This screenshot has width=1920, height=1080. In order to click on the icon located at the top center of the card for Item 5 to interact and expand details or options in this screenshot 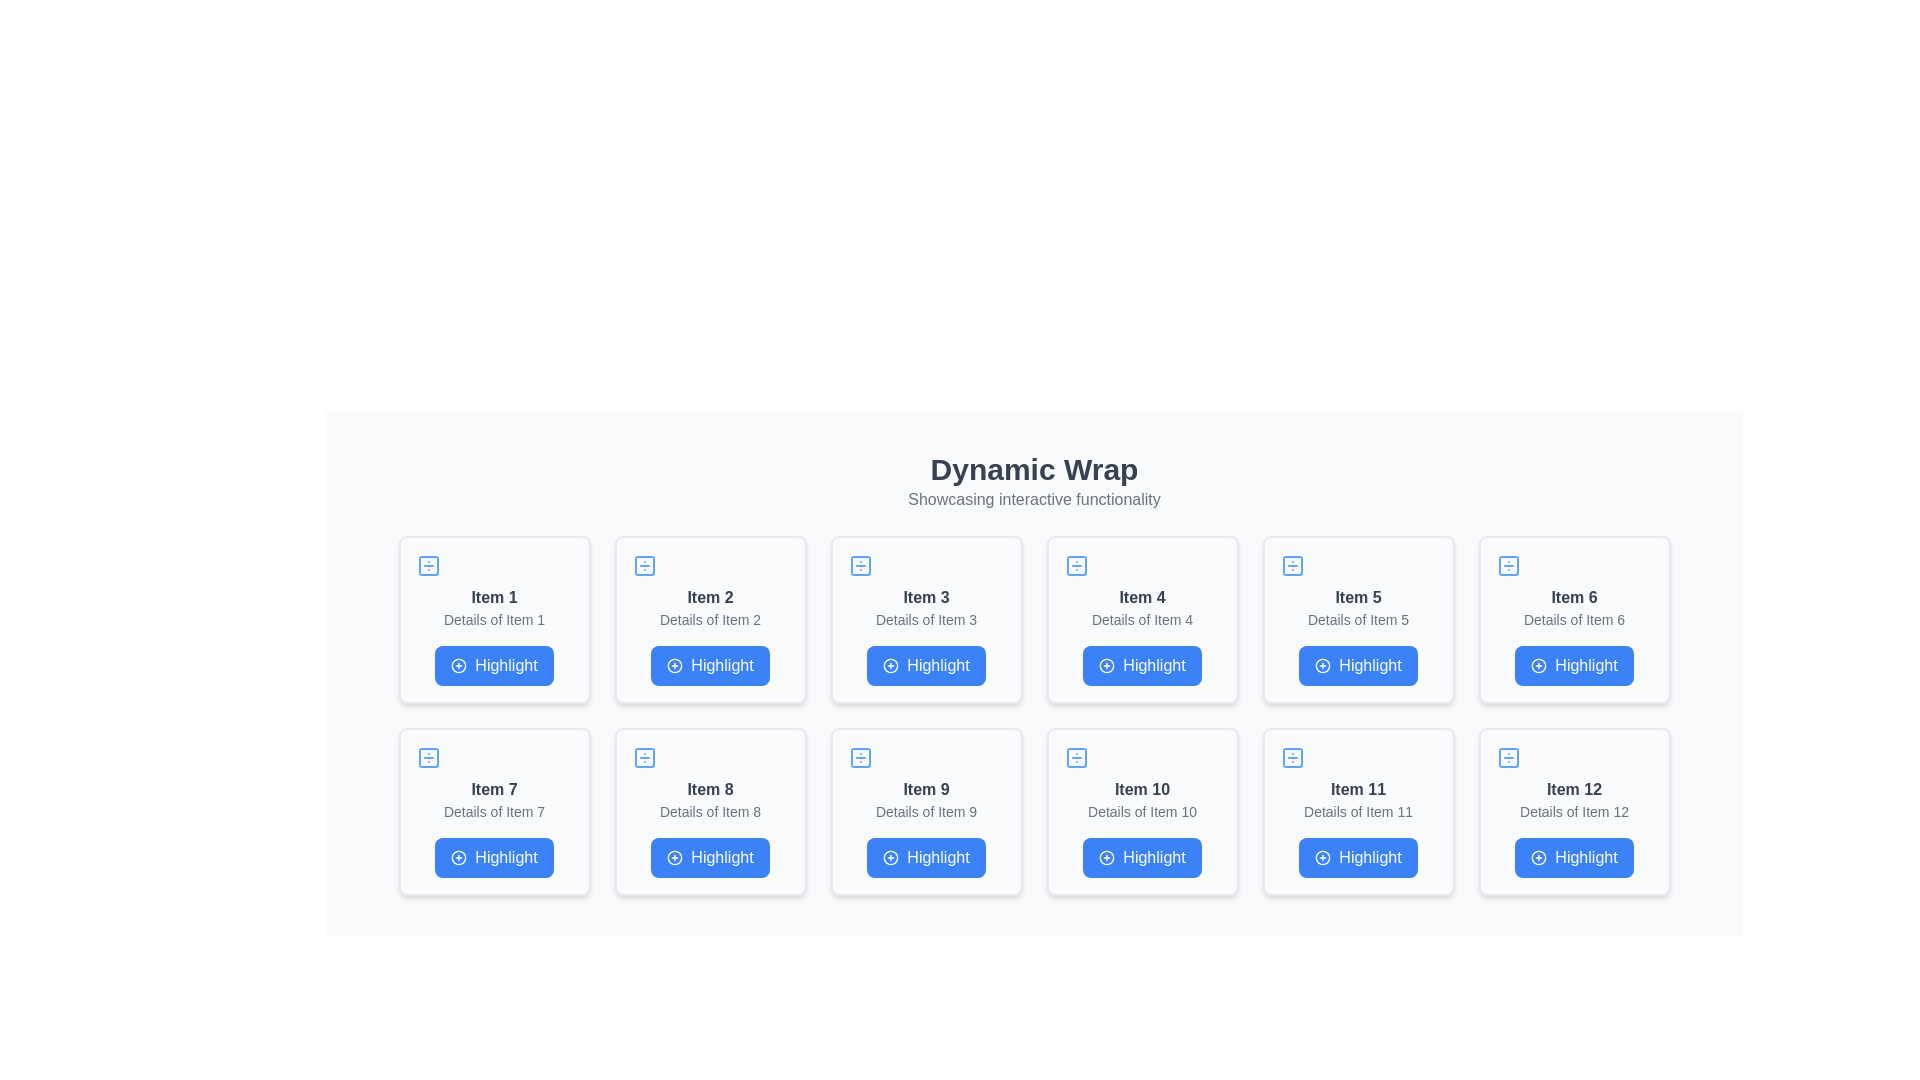, I will do `click(1292, 566)`.